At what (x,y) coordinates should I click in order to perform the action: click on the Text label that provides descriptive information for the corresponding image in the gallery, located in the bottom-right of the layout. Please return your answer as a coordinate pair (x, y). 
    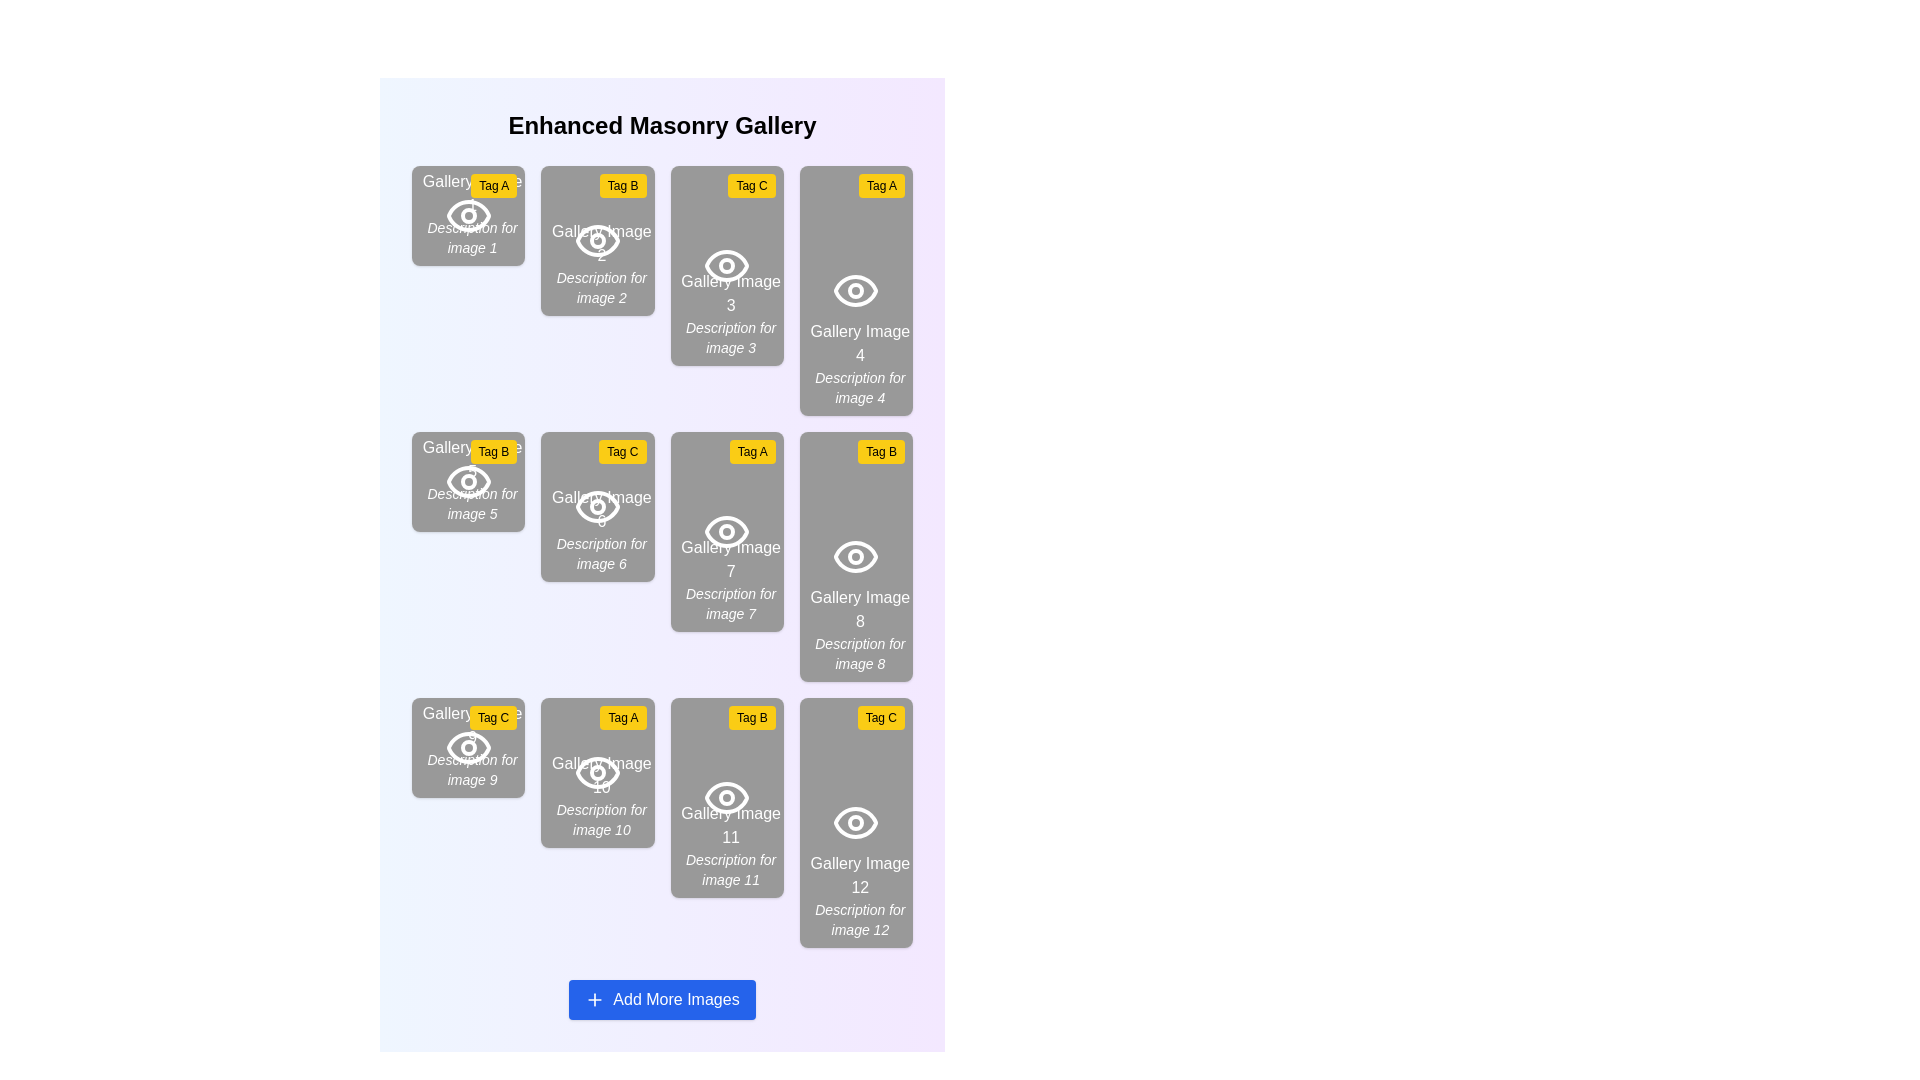
    Looking at the image, I should click on (860, 388).